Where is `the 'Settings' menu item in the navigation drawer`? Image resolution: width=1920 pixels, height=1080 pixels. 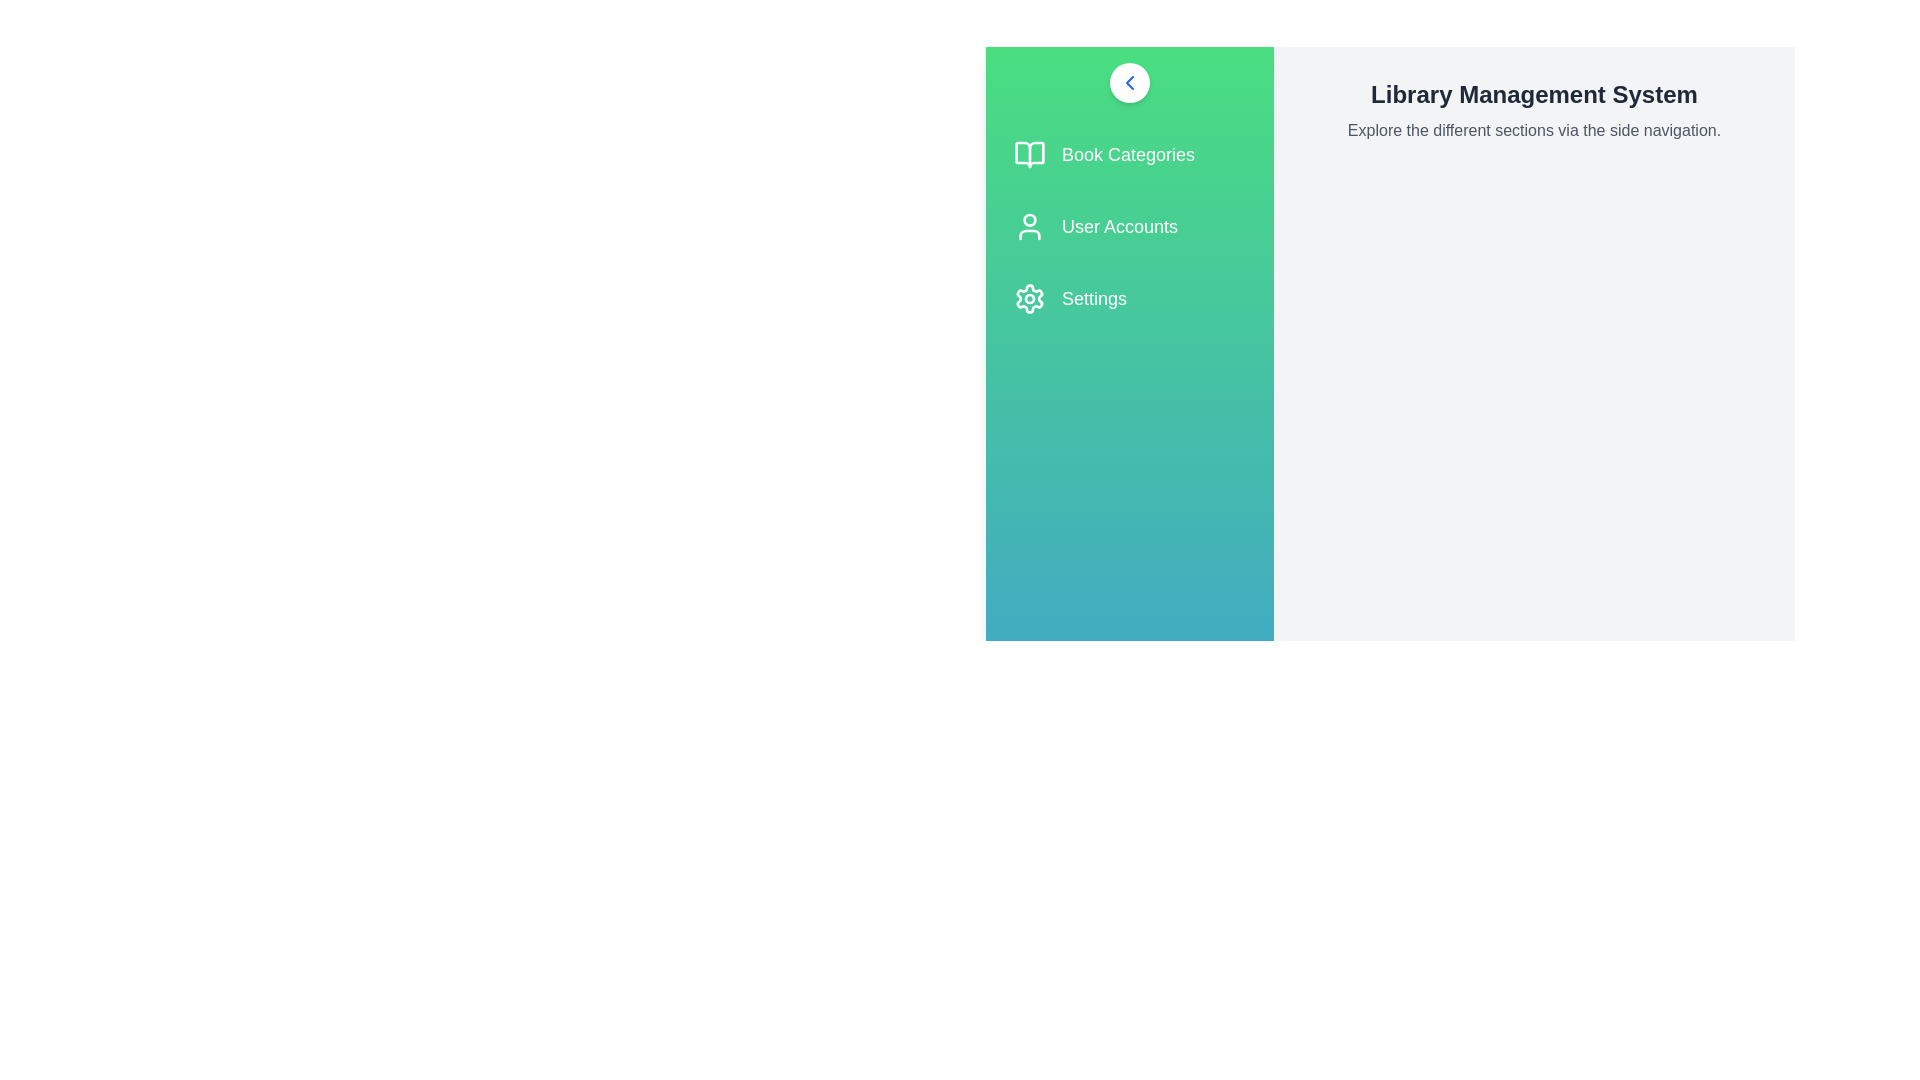
the 'Settings' menu item in the navigation drawer is located at coordinates (1129, 299).